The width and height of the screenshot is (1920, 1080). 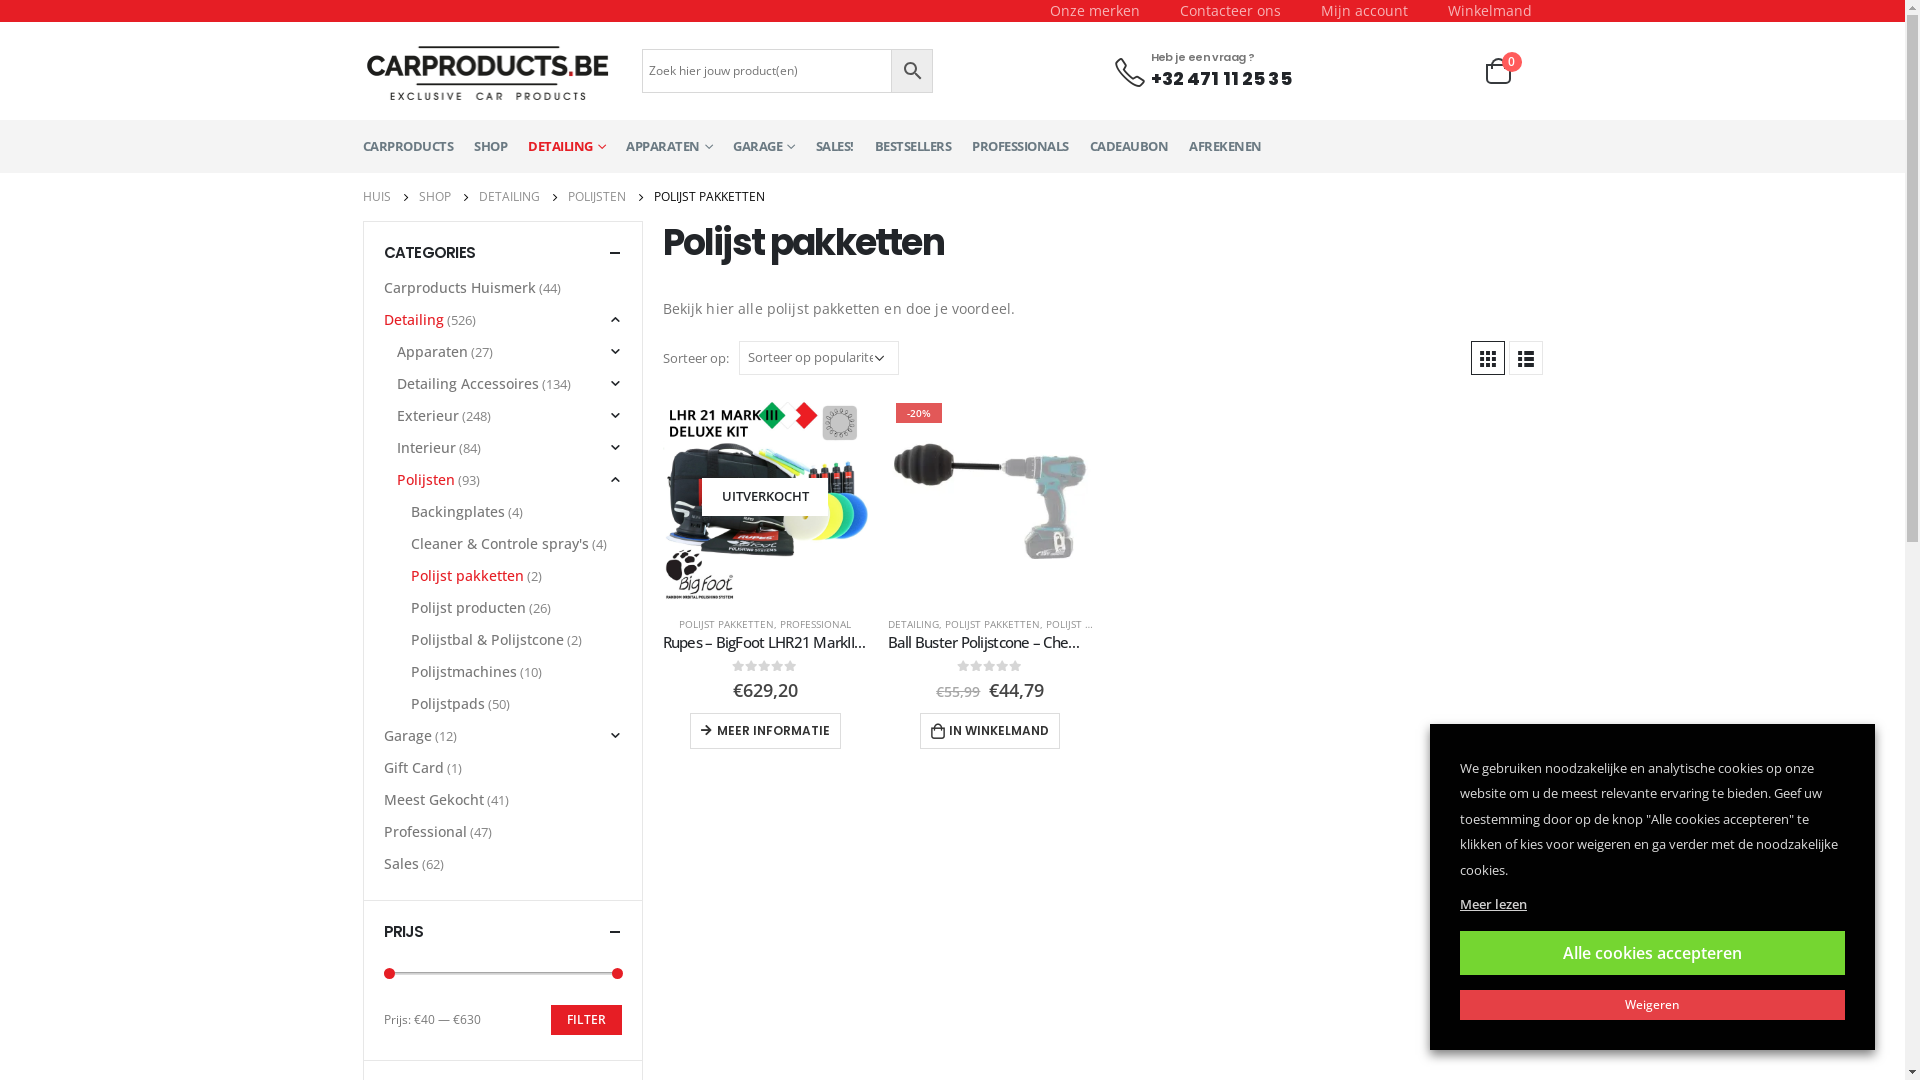 What do you see at coordinates (425, 479) in the screenshot?
I see `'Polijsten'` at bounding box center [425, 479].